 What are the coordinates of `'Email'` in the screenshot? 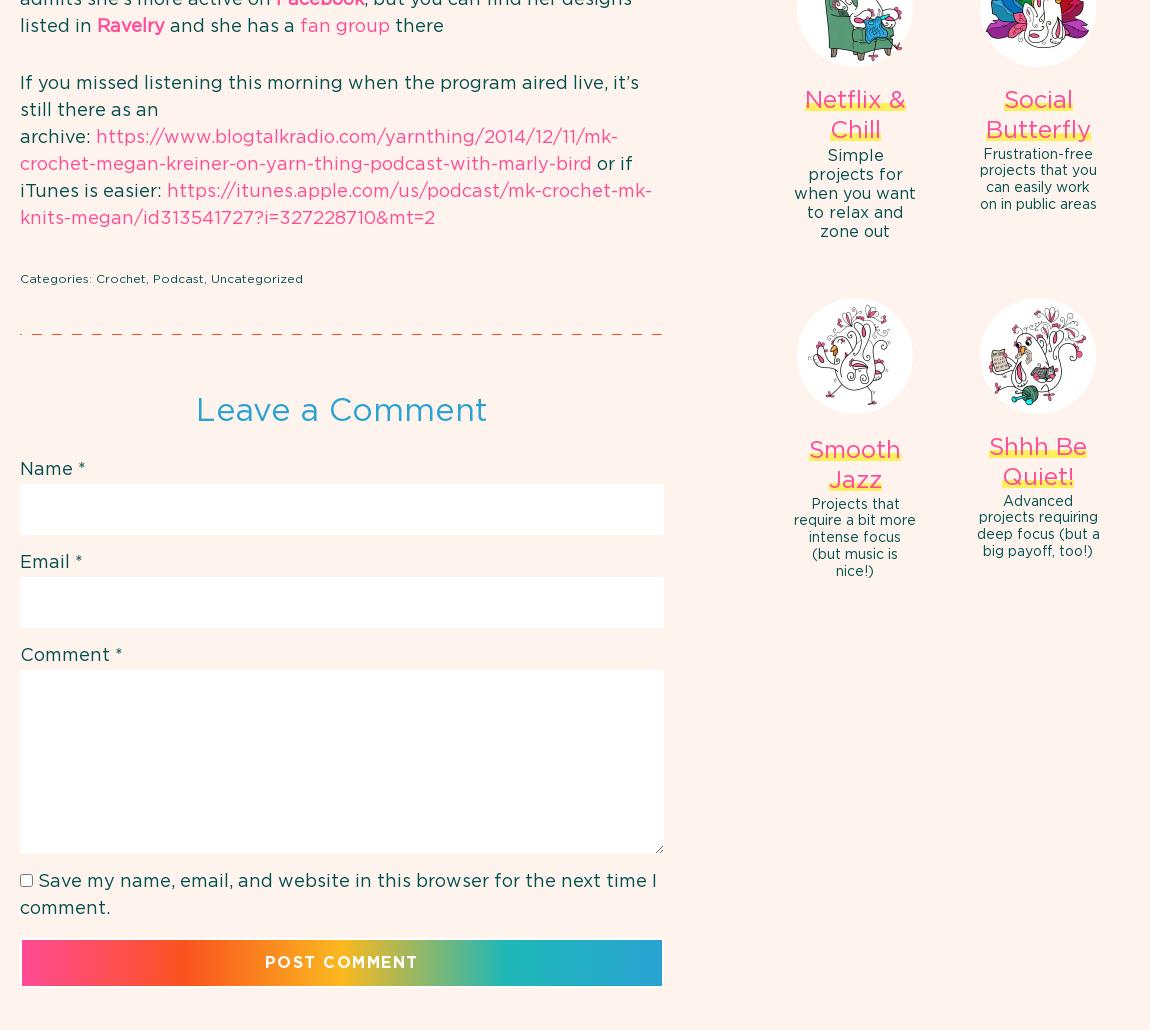 It's located at (46, 561).